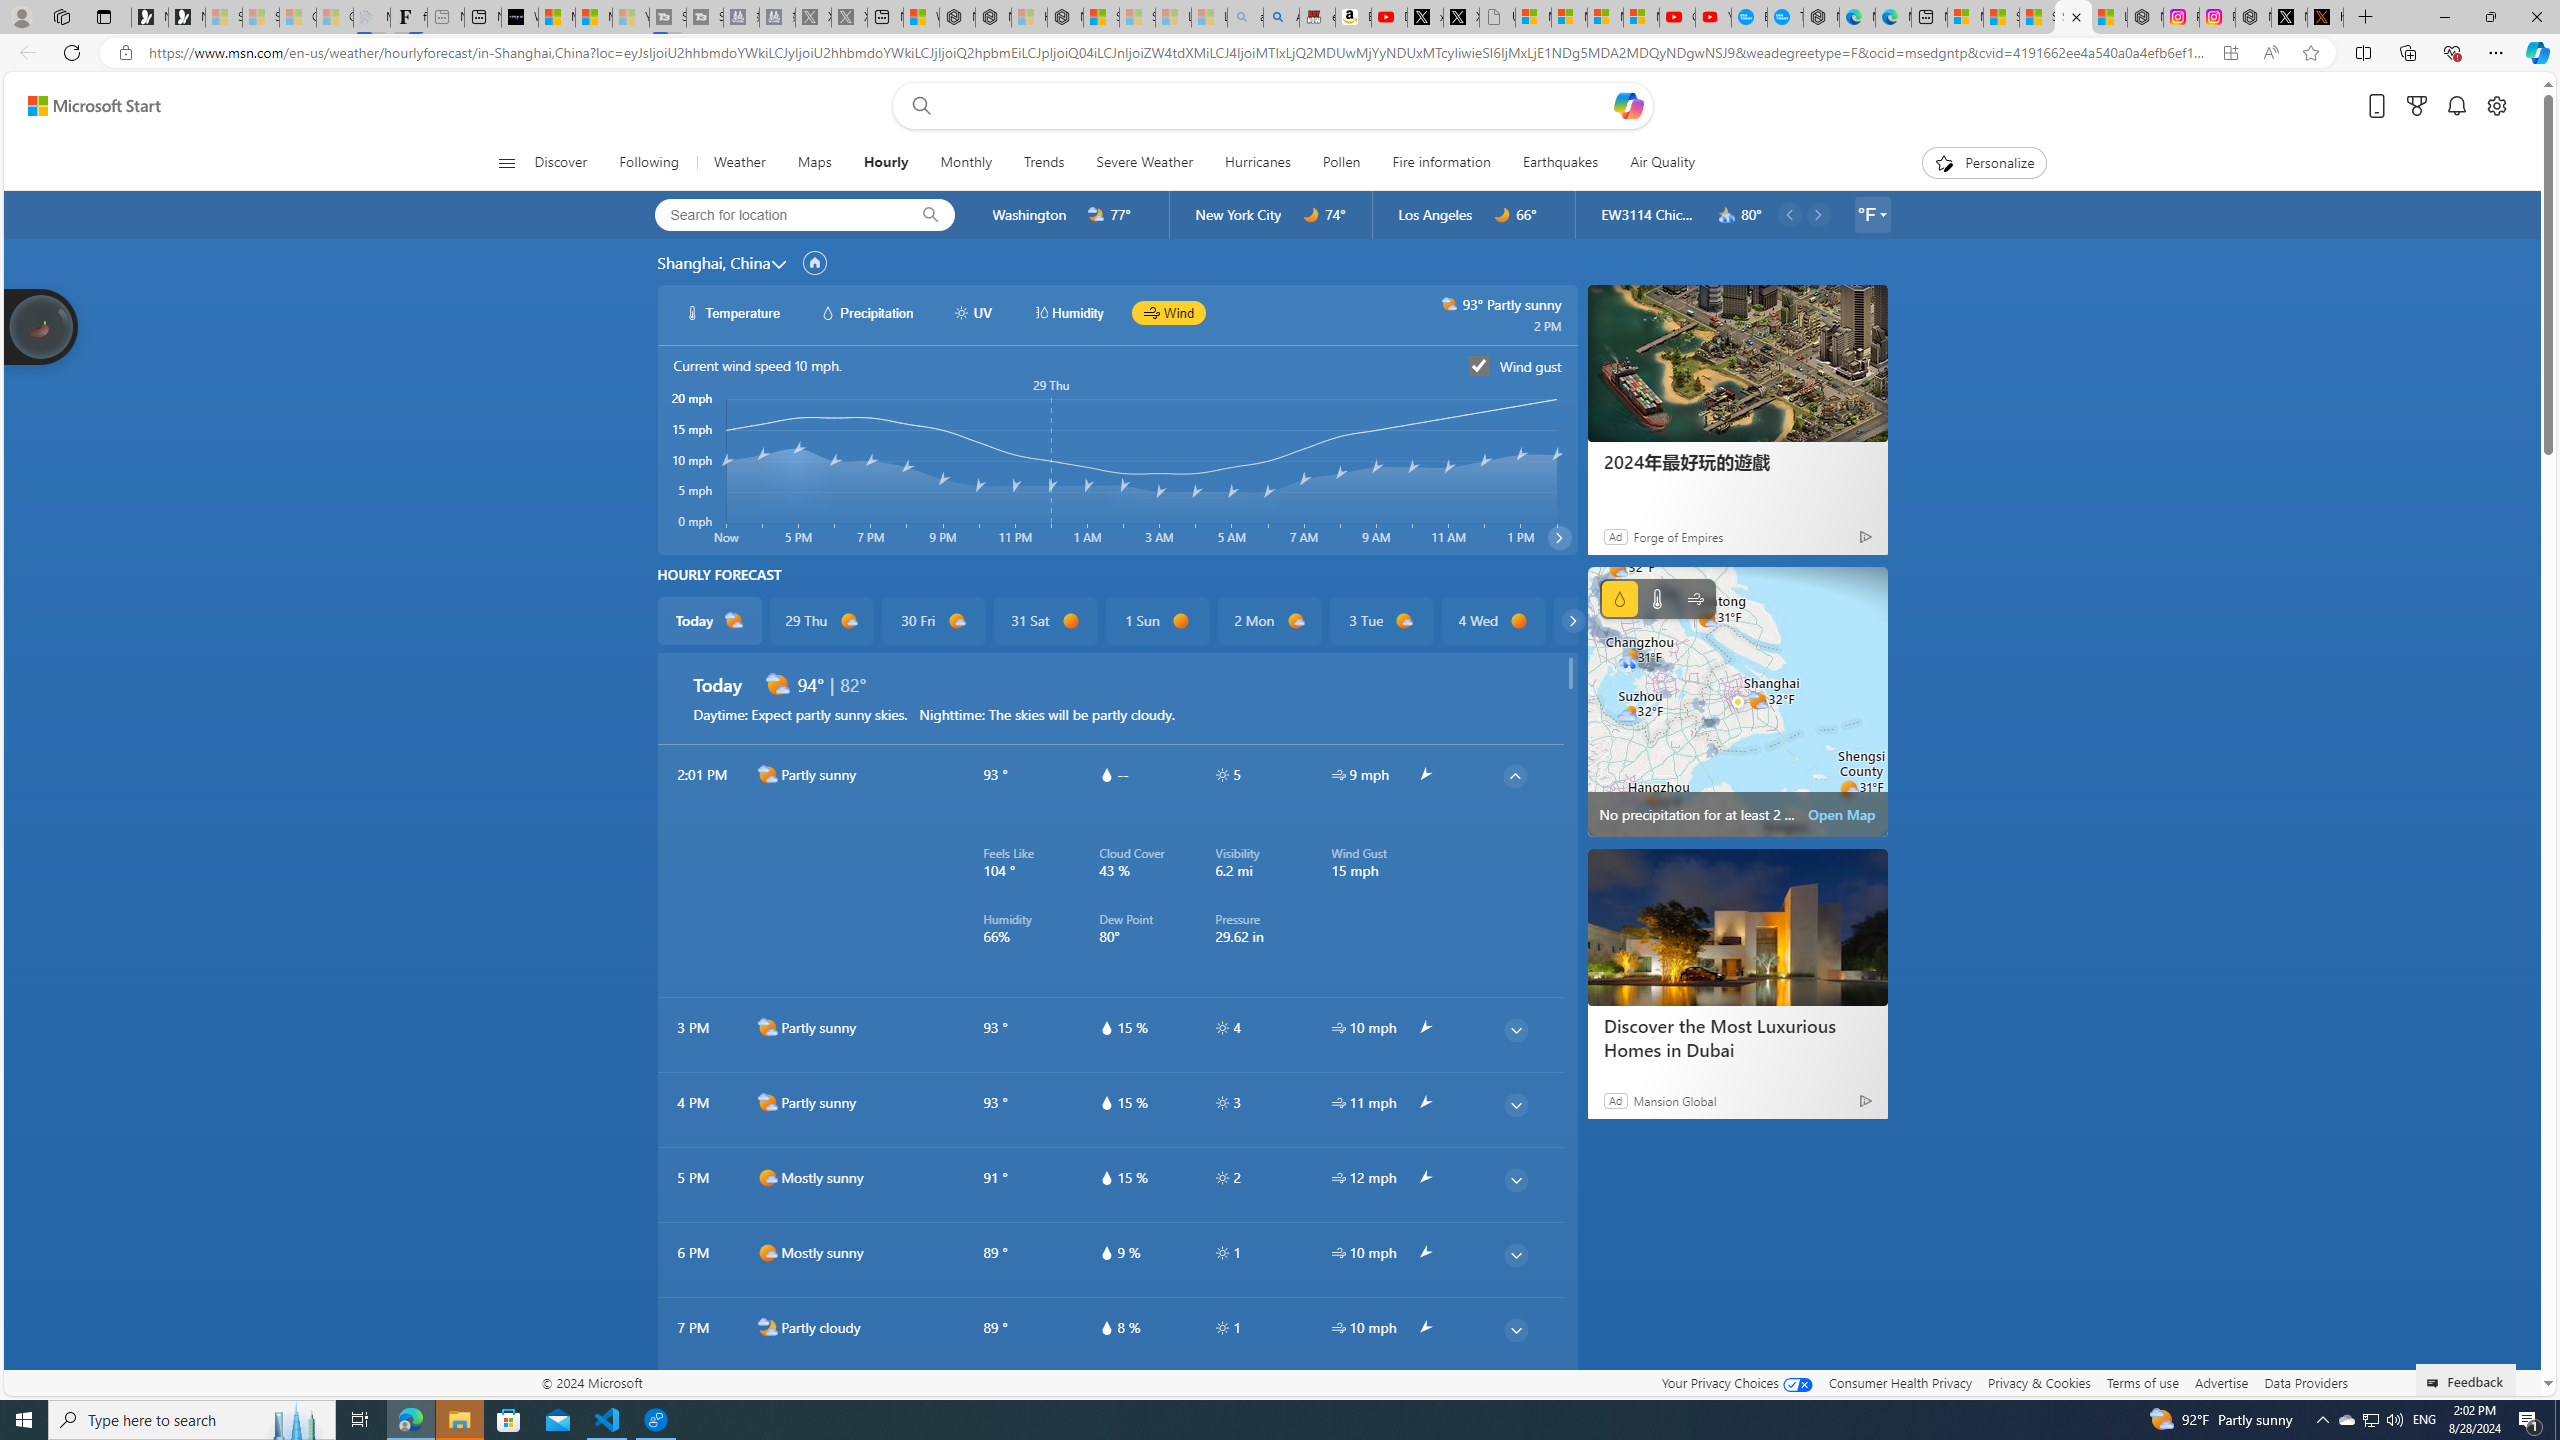 The image size is (2560, 1440). What do you see at coordinates (1337, 1326) in the screenshot?
I see `'hourlyTable/wind'` at bounding box center [1337, 1326].